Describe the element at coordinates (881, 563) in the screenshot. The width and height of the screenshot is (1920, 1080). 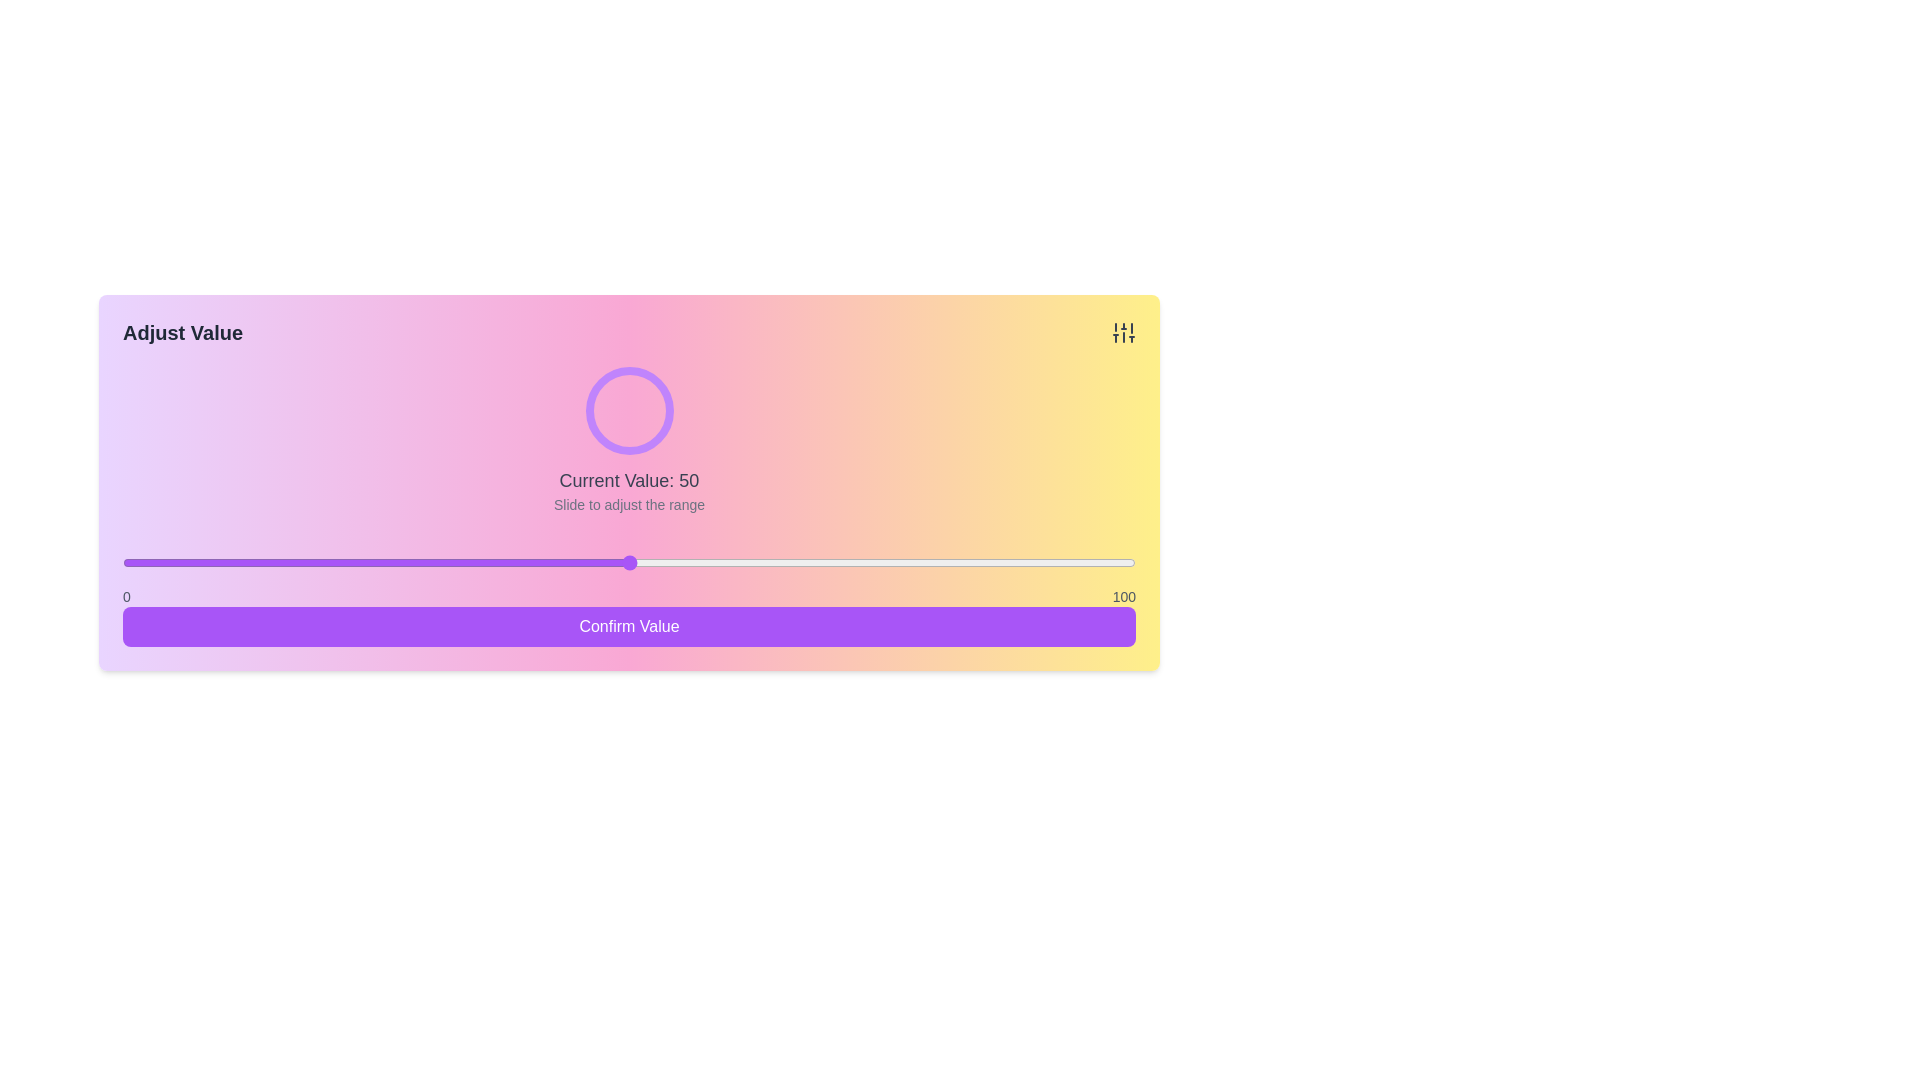
I see `the slider to set the value to 75` at that location.